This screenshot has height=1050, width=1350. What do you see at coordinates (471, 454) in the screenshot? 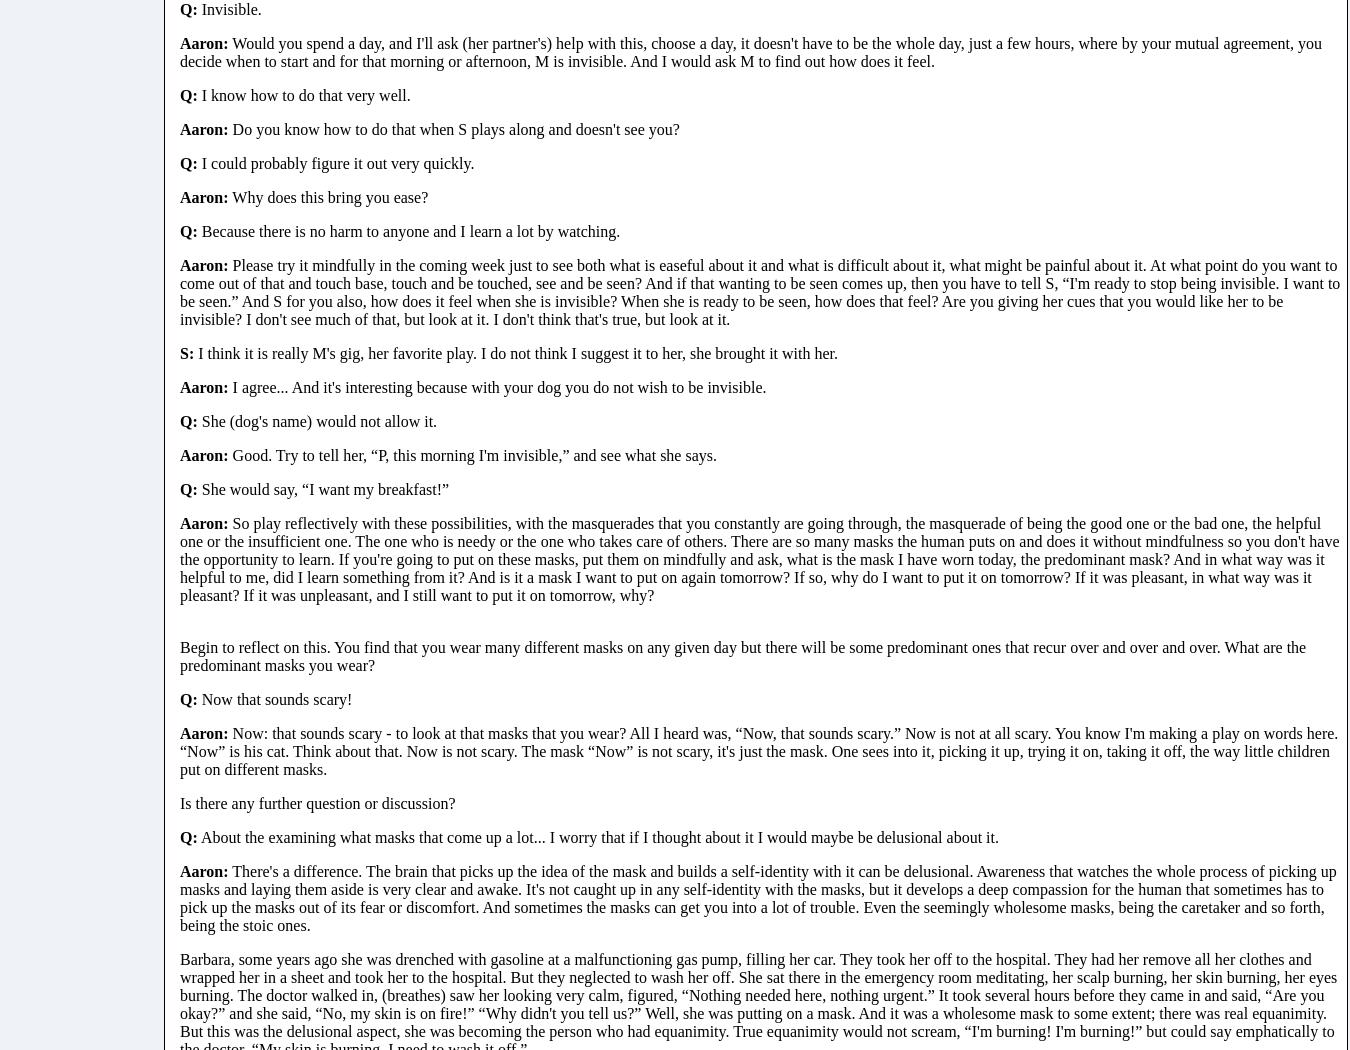
I see `'Good. Try to tell her, “P, this morning I'm invisible,” and see what she says.'` at bounding box center [471, 454].